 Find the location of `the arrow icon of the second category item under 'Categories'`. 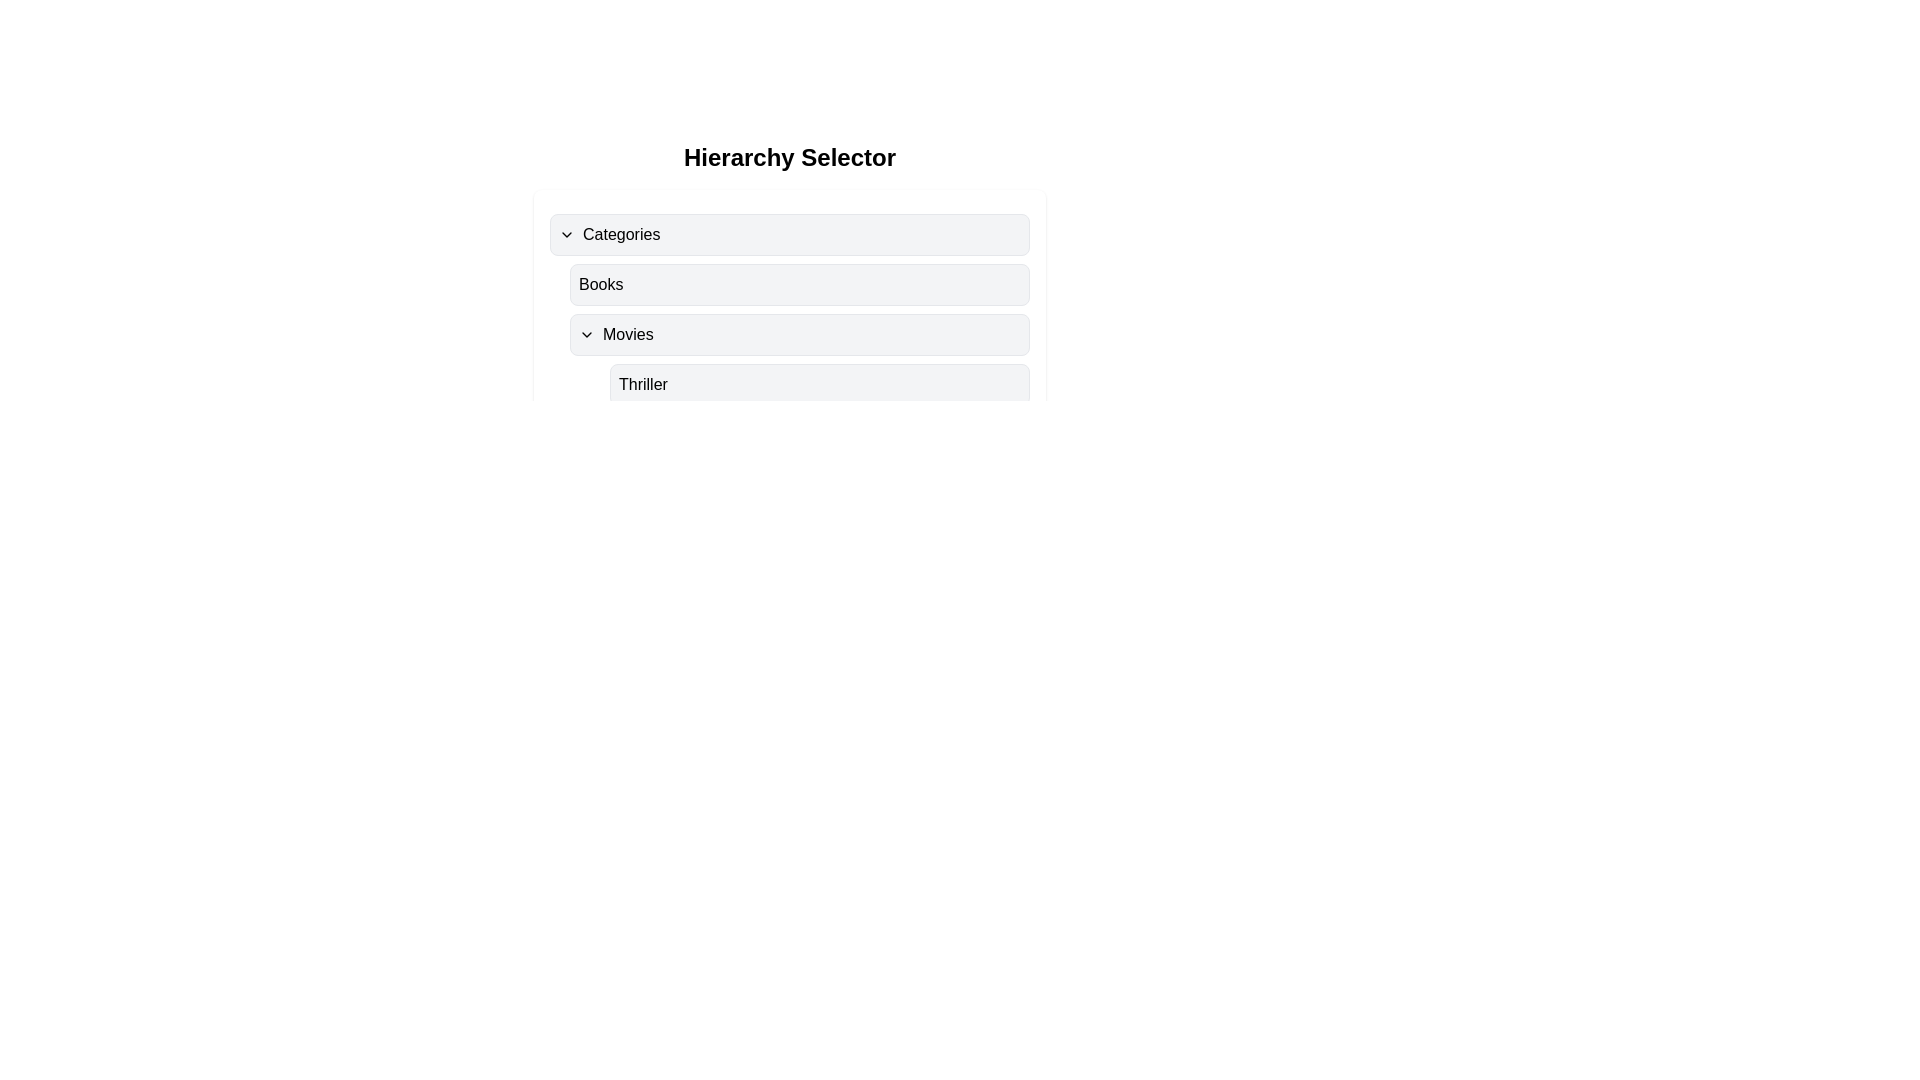

the arrow icon of the second category item under 'Categories' is located at coordinates (614, 334).